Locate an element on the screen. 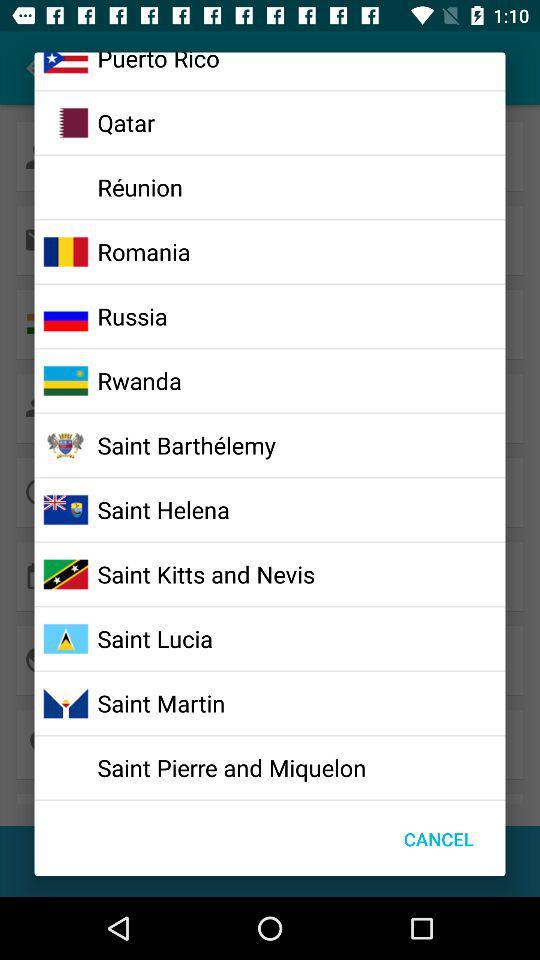 The image size is (540, 960). the cancel at the bottom right corner is located at coordinates (437, 839).